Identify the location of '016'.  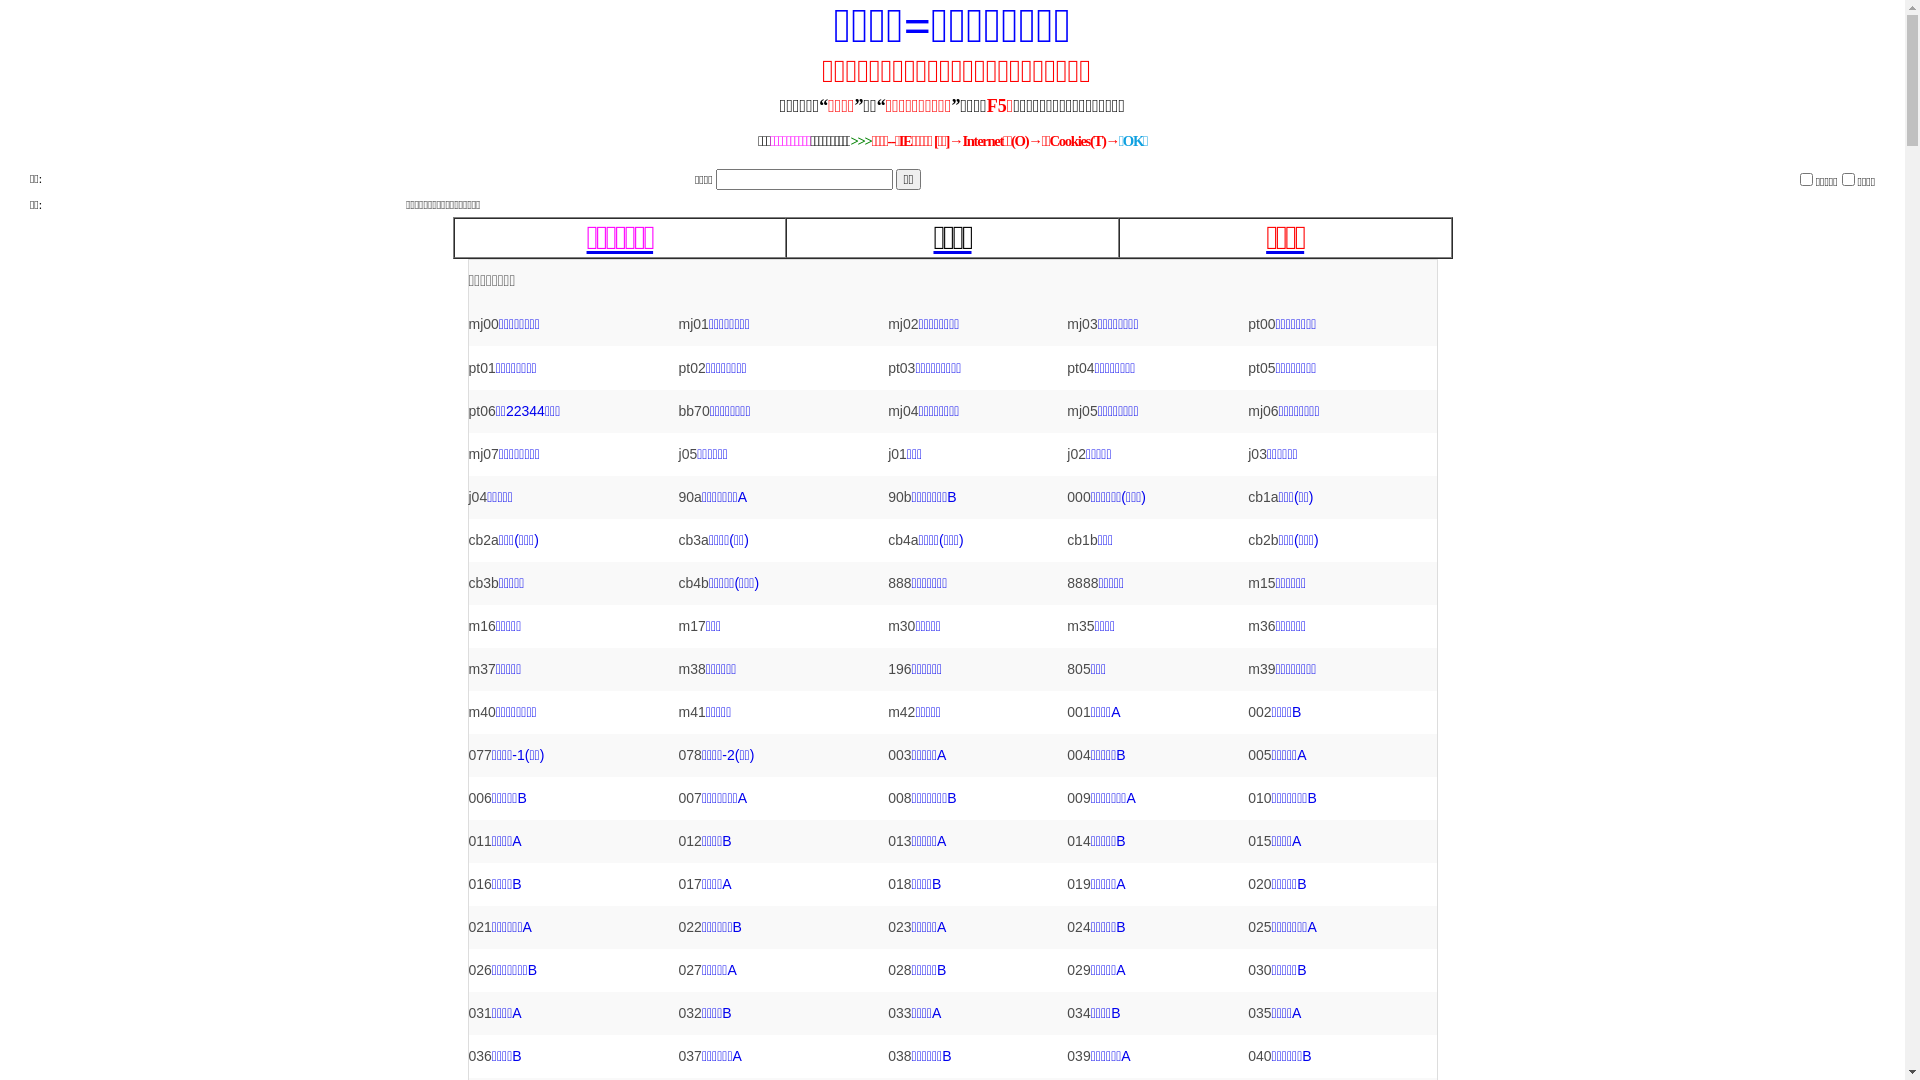
(478, 882).